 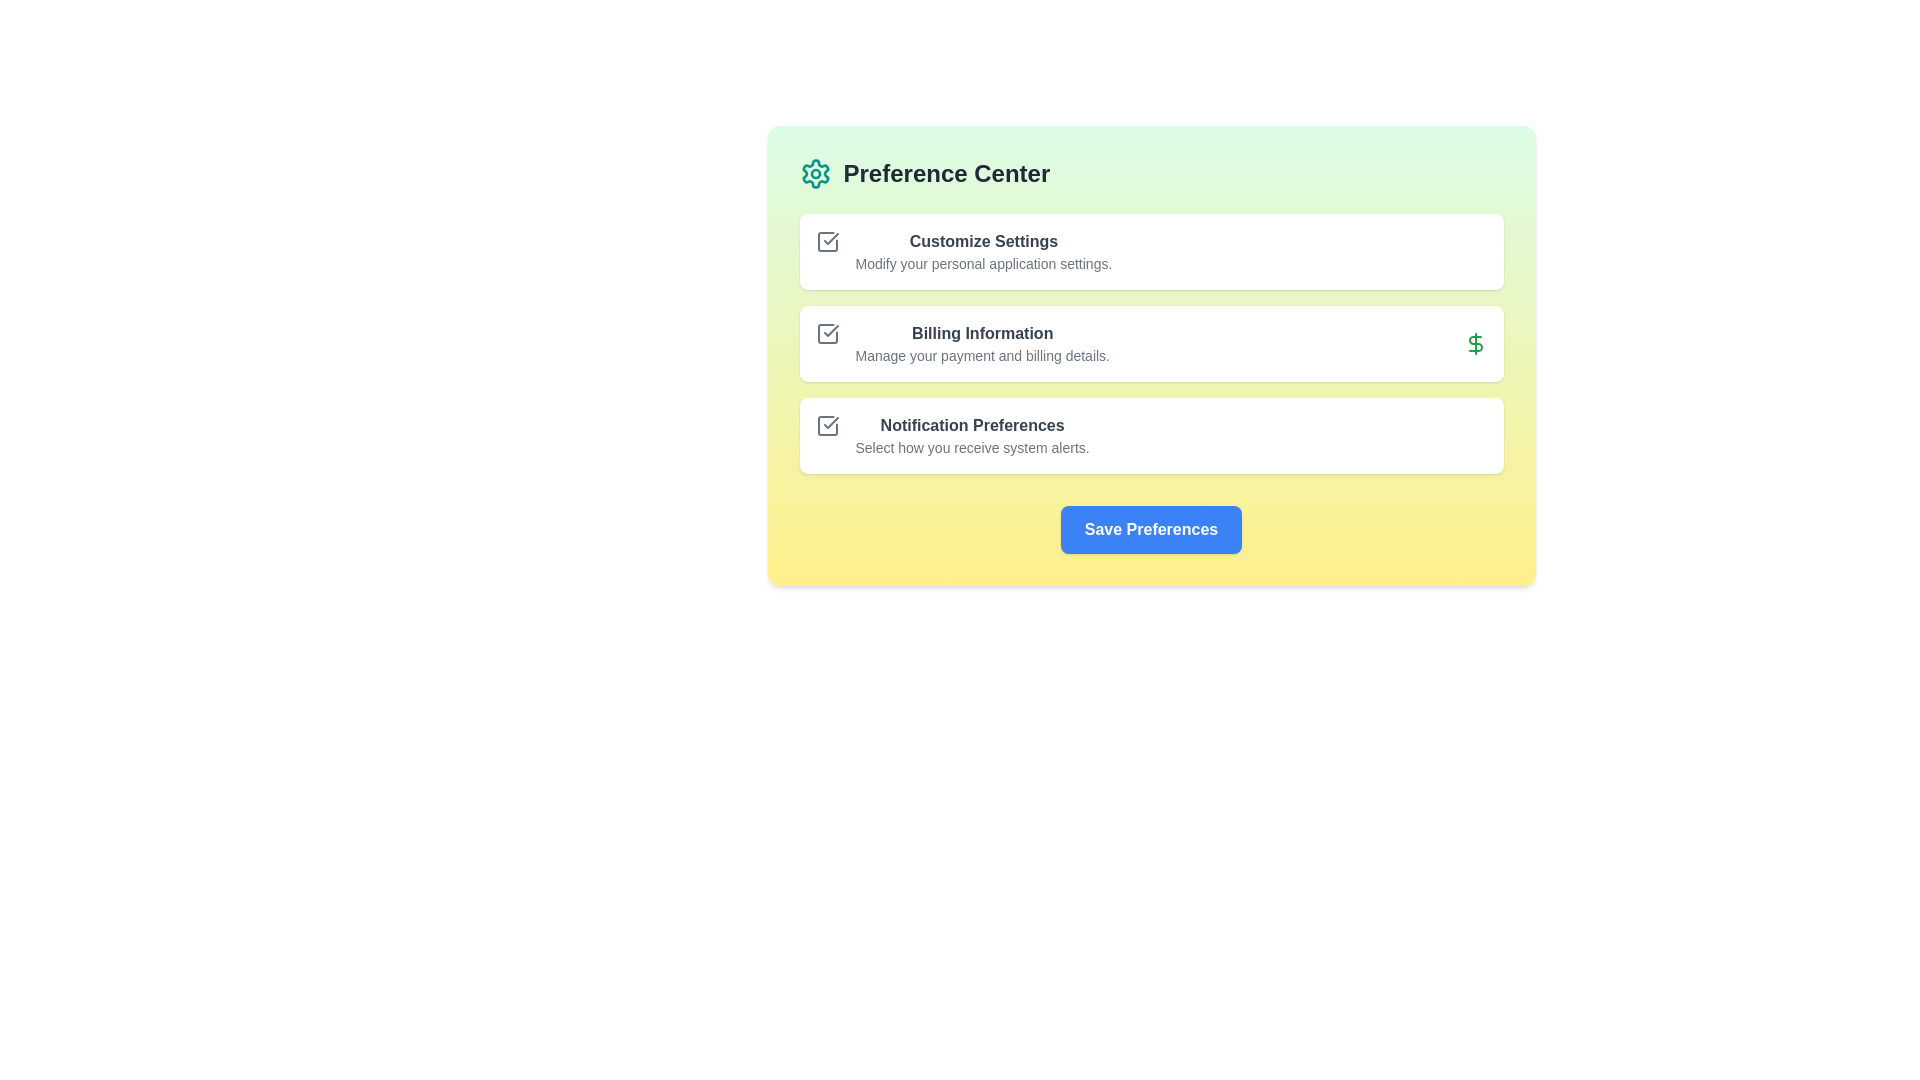 What do you see at coordinates (983, 250) in the screenshot?
I see `the Text block that provides a description and label for modifying personal application settings, located centrally in the topmost card within the 'Preference Center' section` at bounding box center [983, 250].